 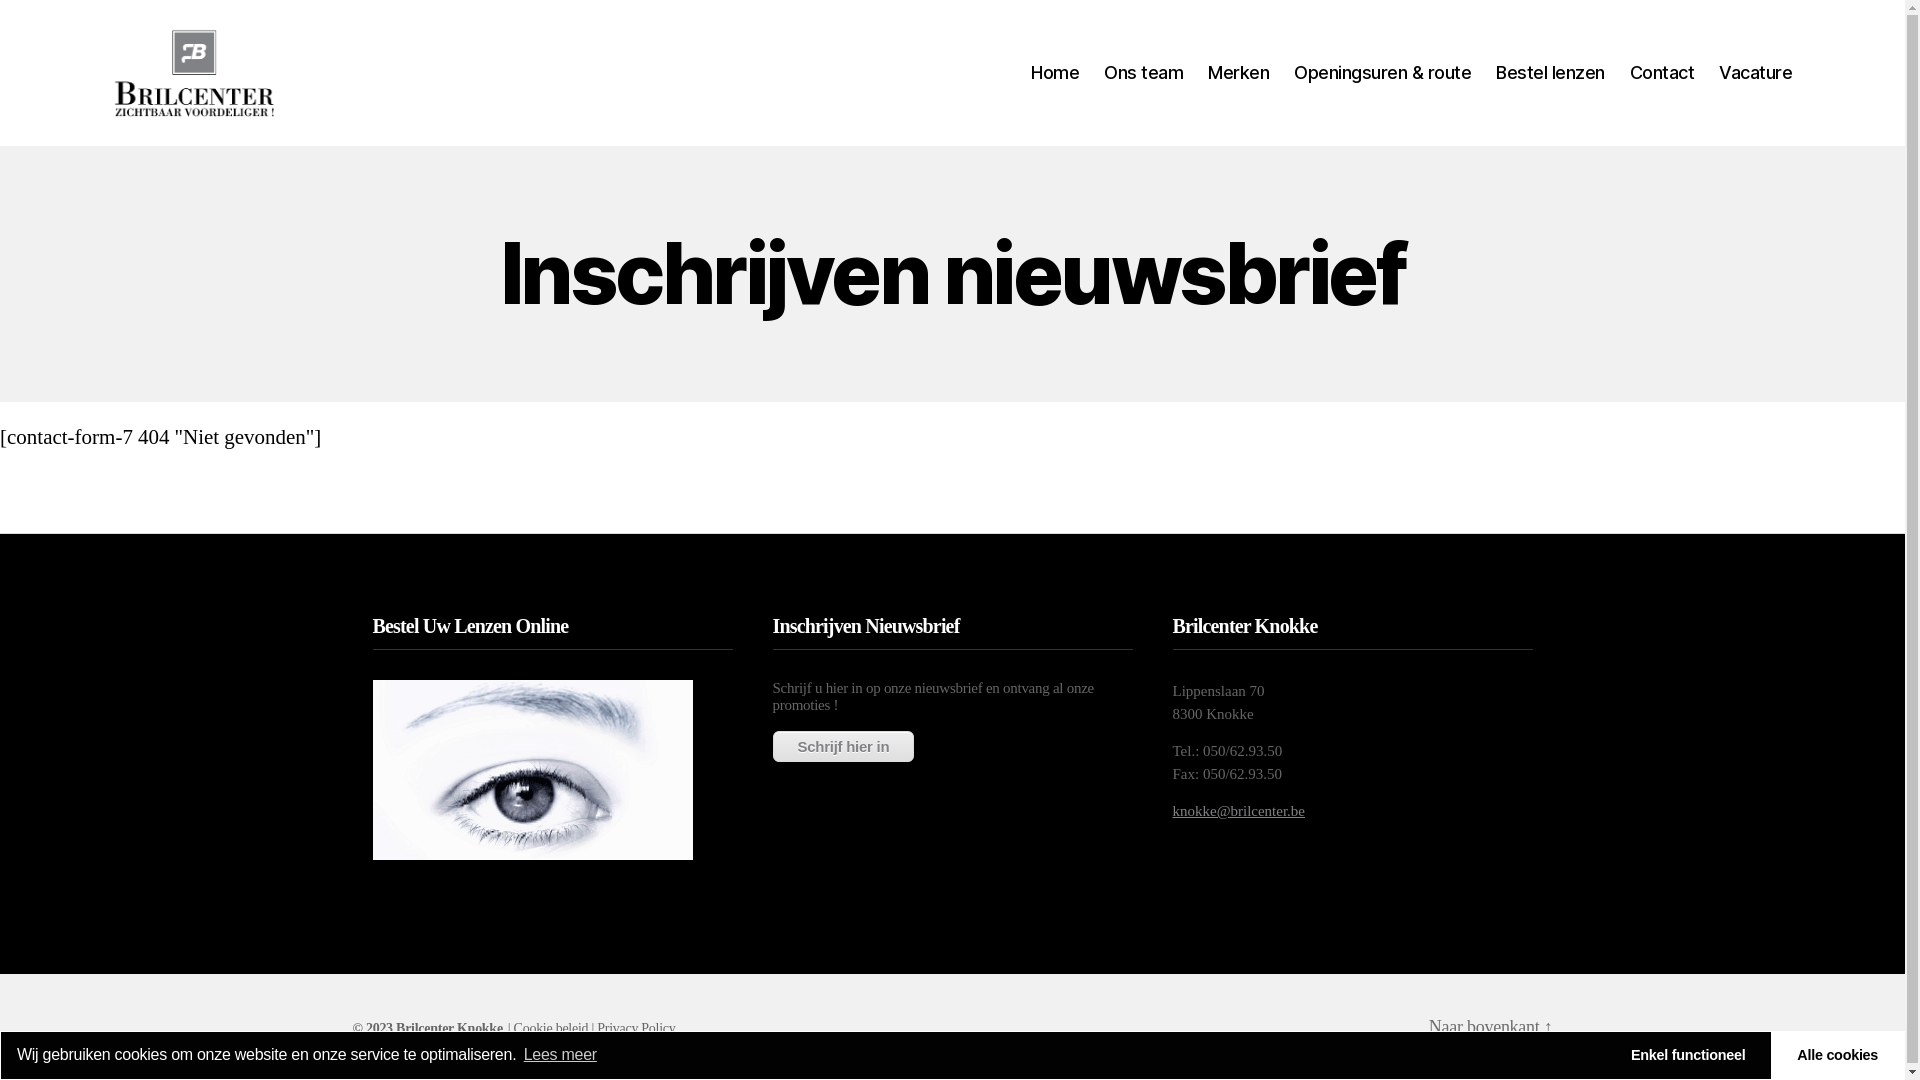 What do you see at coordinates (395, 1028) in the screenshot?
I see `'Brilcenter Knokke'` at bounding box center [395, 1028].